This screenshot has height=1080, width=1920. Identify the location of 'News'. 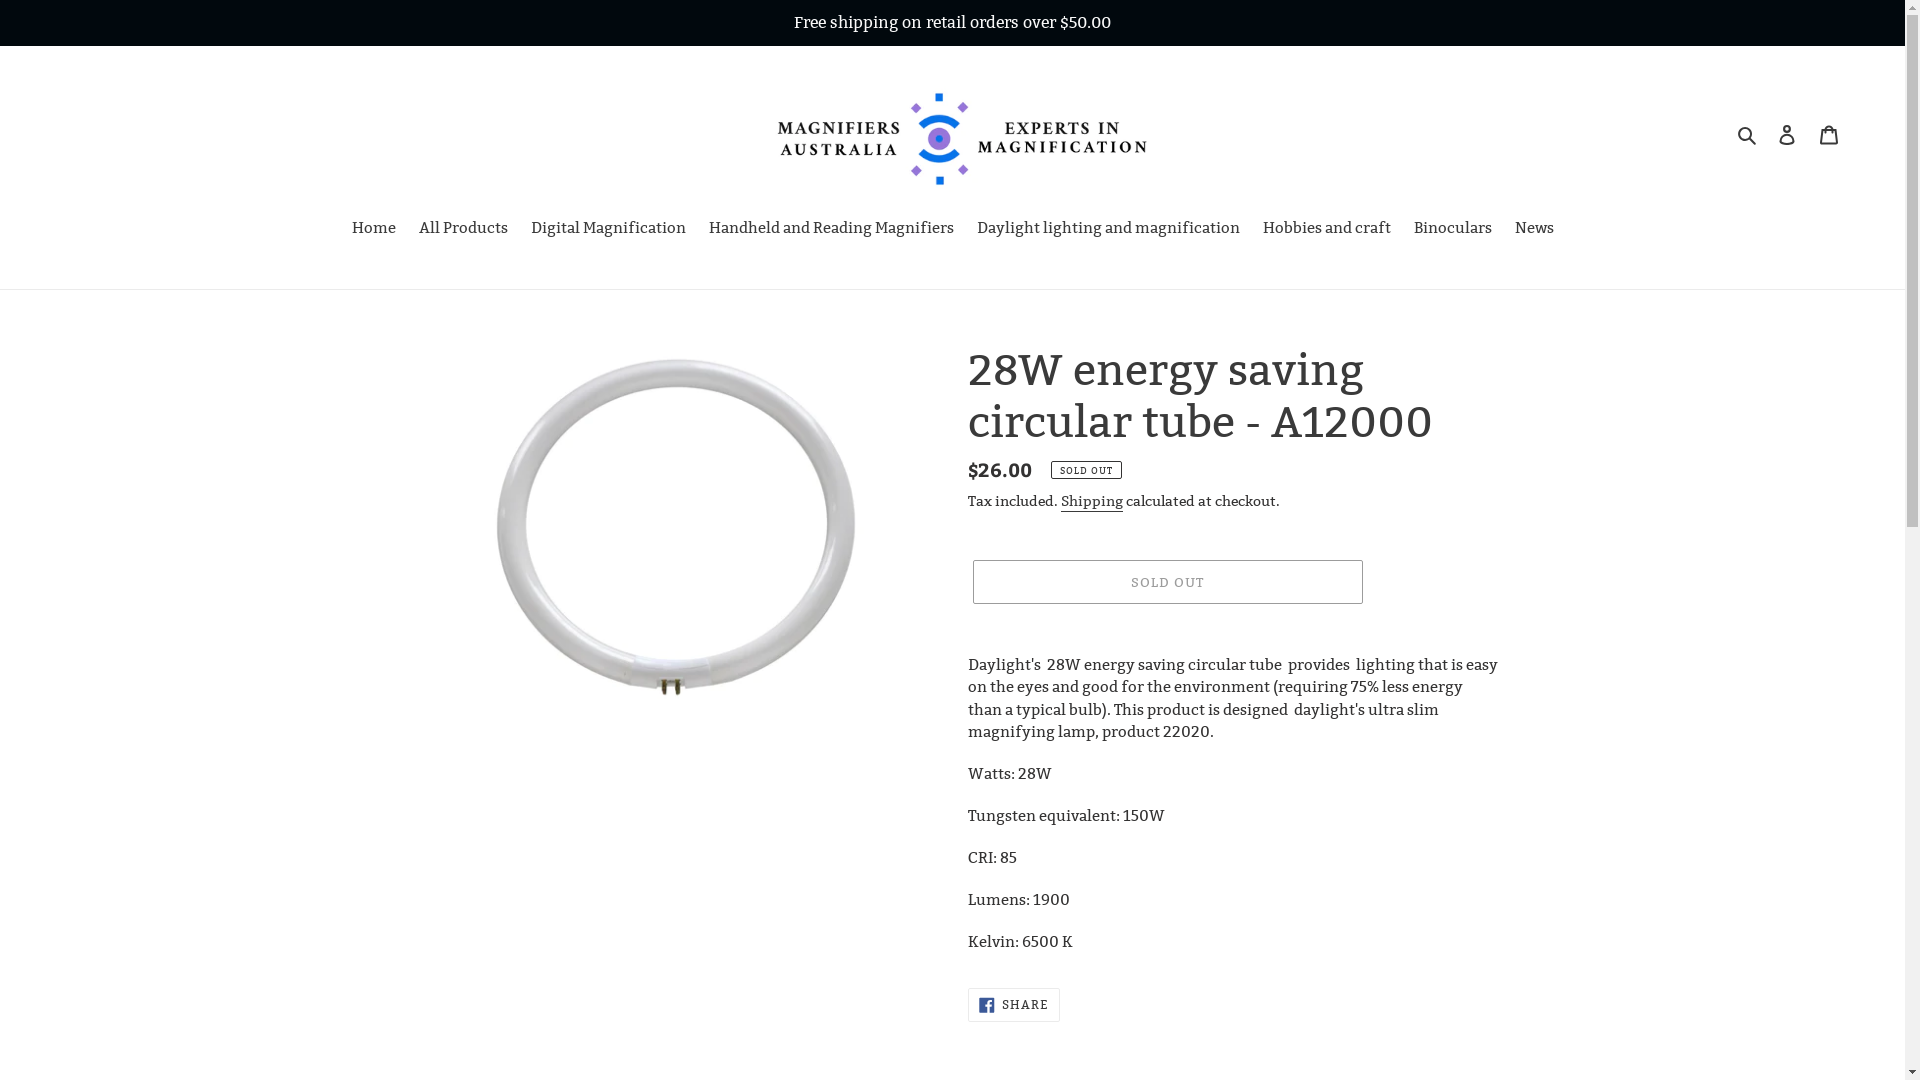
(1532, 229).